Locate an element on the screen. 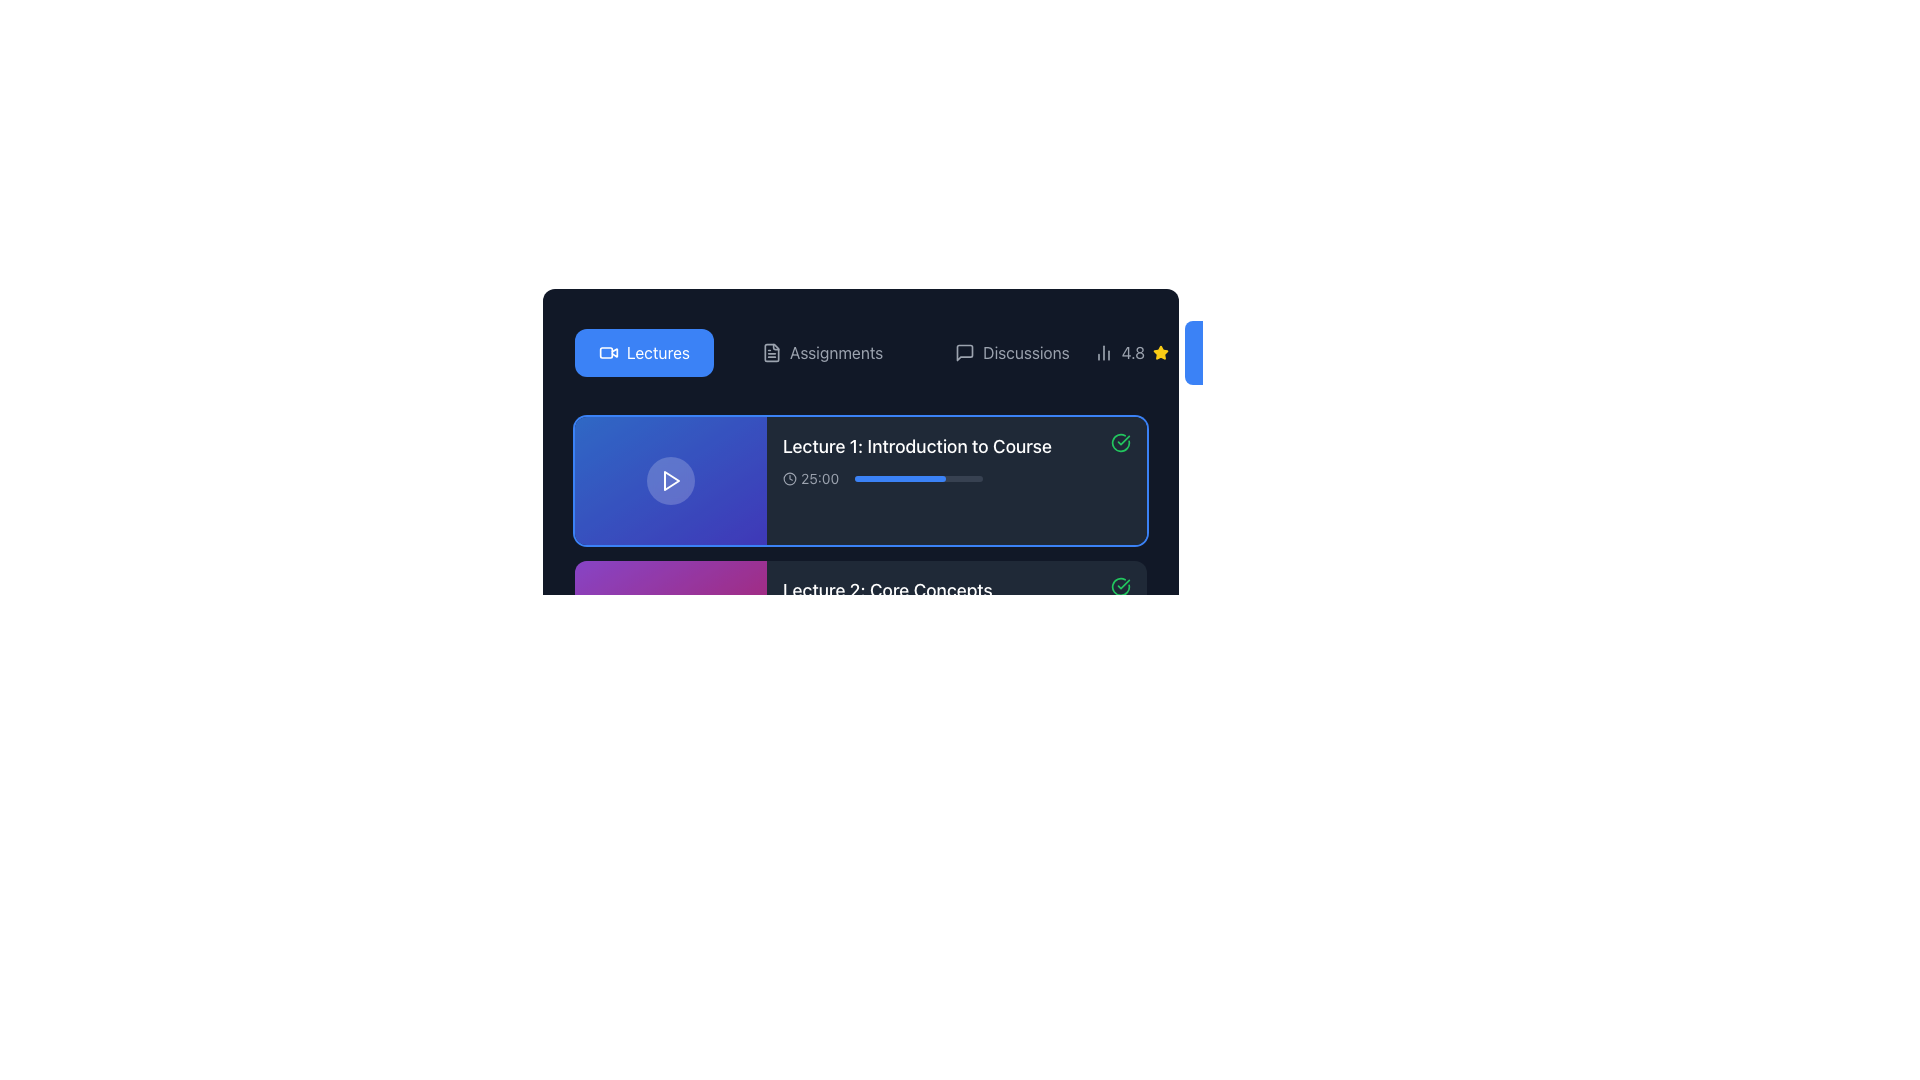  the educational content card representing the first lecture in the course module is located at coordinates (955, 461).